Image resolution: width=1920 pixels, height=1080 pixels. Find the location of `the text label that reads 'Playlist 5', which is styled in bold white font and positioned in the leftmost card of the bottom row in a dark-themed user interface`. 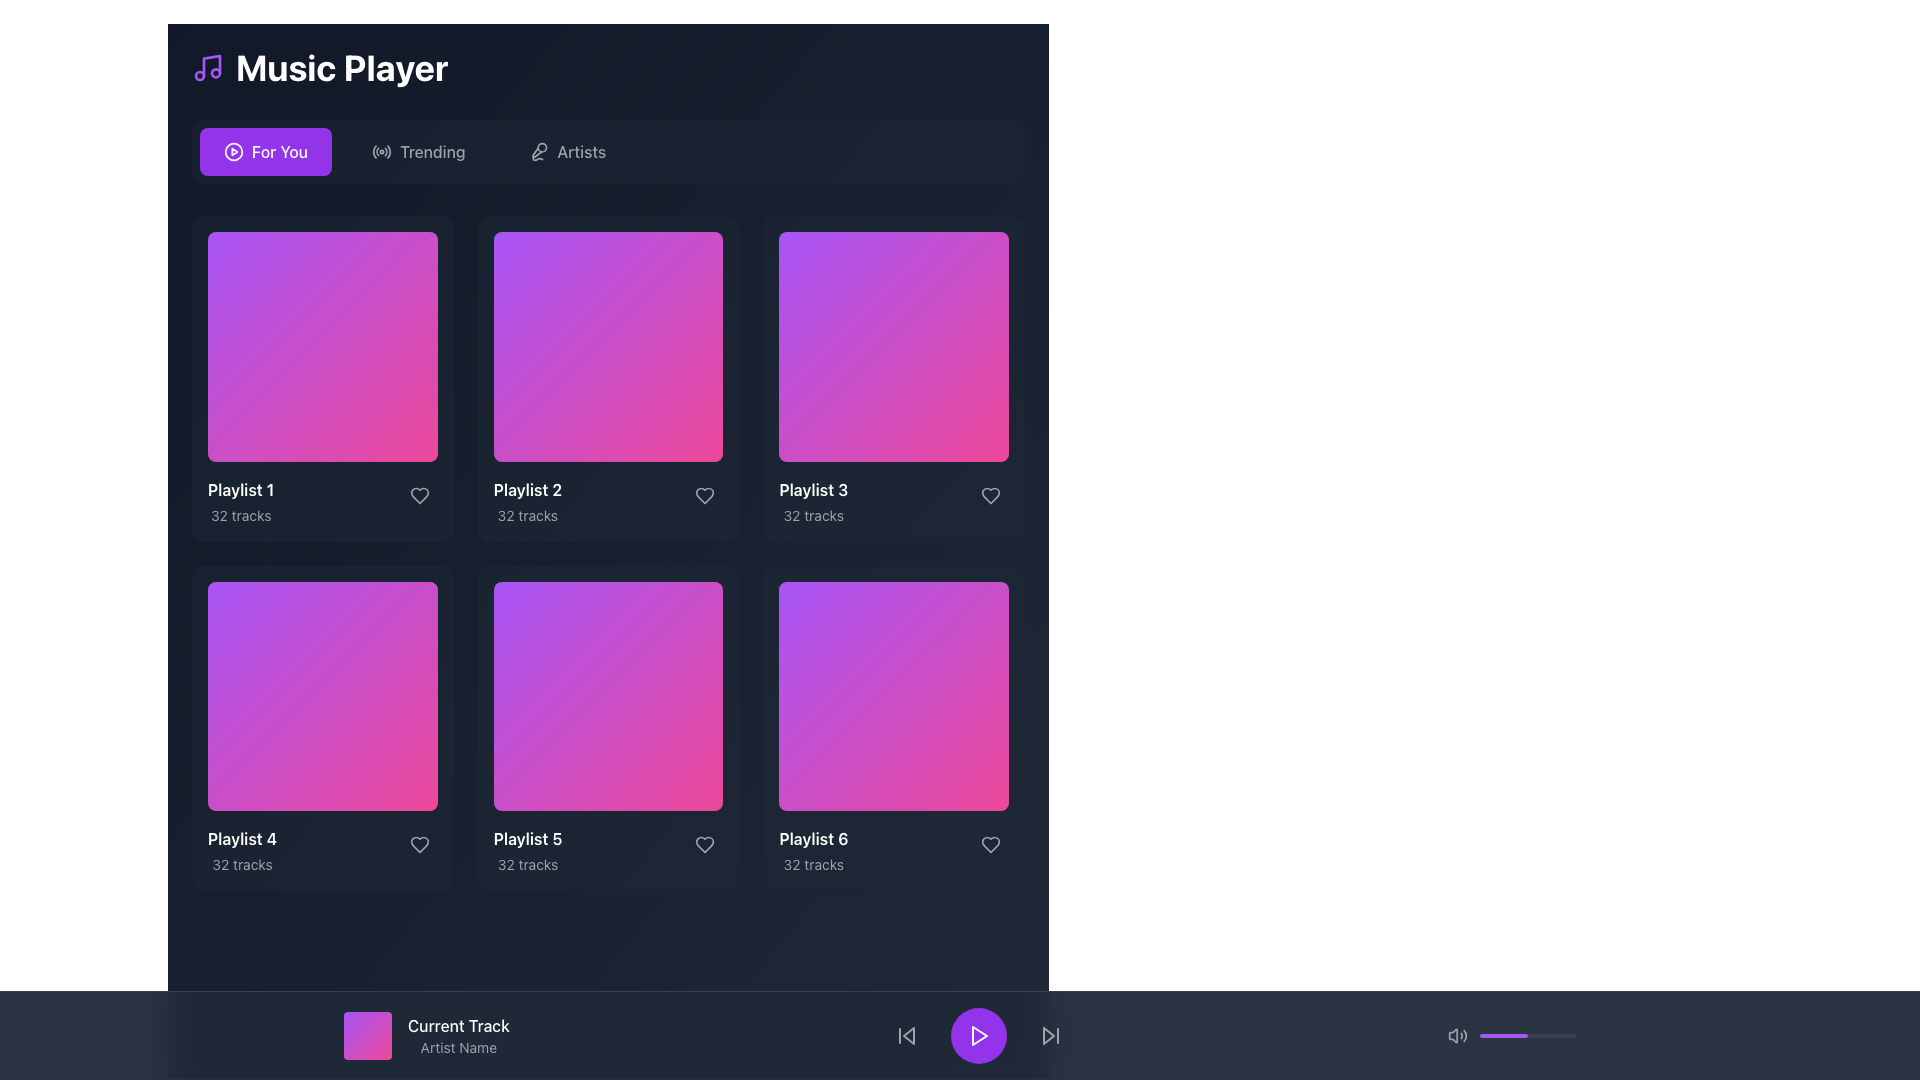

the text label that reads 'Playlist 5', which is styled in bold white font and positioned in the leftmost card of the bottom row in a dark-themed user interface is located at coordinates (528, 839).